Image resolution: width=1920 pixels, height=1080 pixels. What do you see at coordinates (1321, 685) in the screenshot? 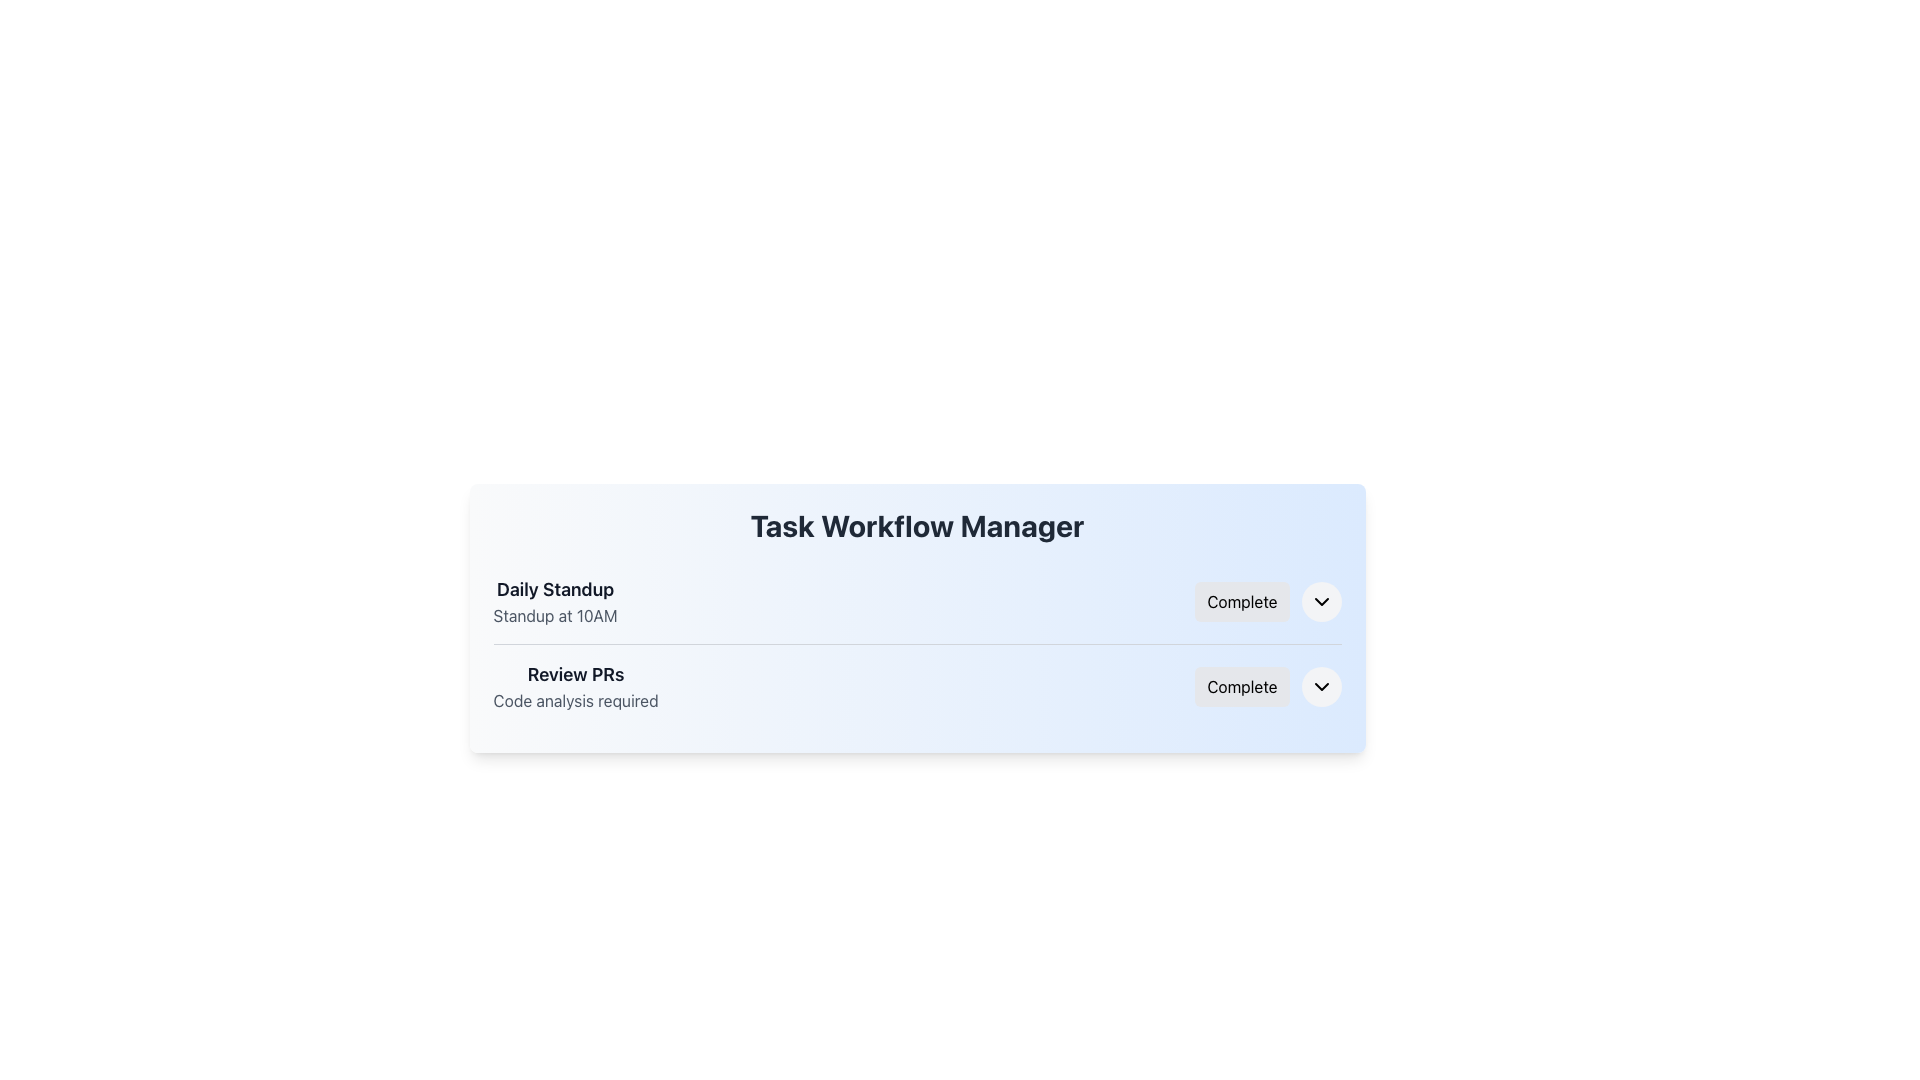
I see `the downward-facing chevron icon in the dropdown button located at the far right of the 'Review PRs' row in the Task Workflow Manager` at bounding box center [1321, 685].